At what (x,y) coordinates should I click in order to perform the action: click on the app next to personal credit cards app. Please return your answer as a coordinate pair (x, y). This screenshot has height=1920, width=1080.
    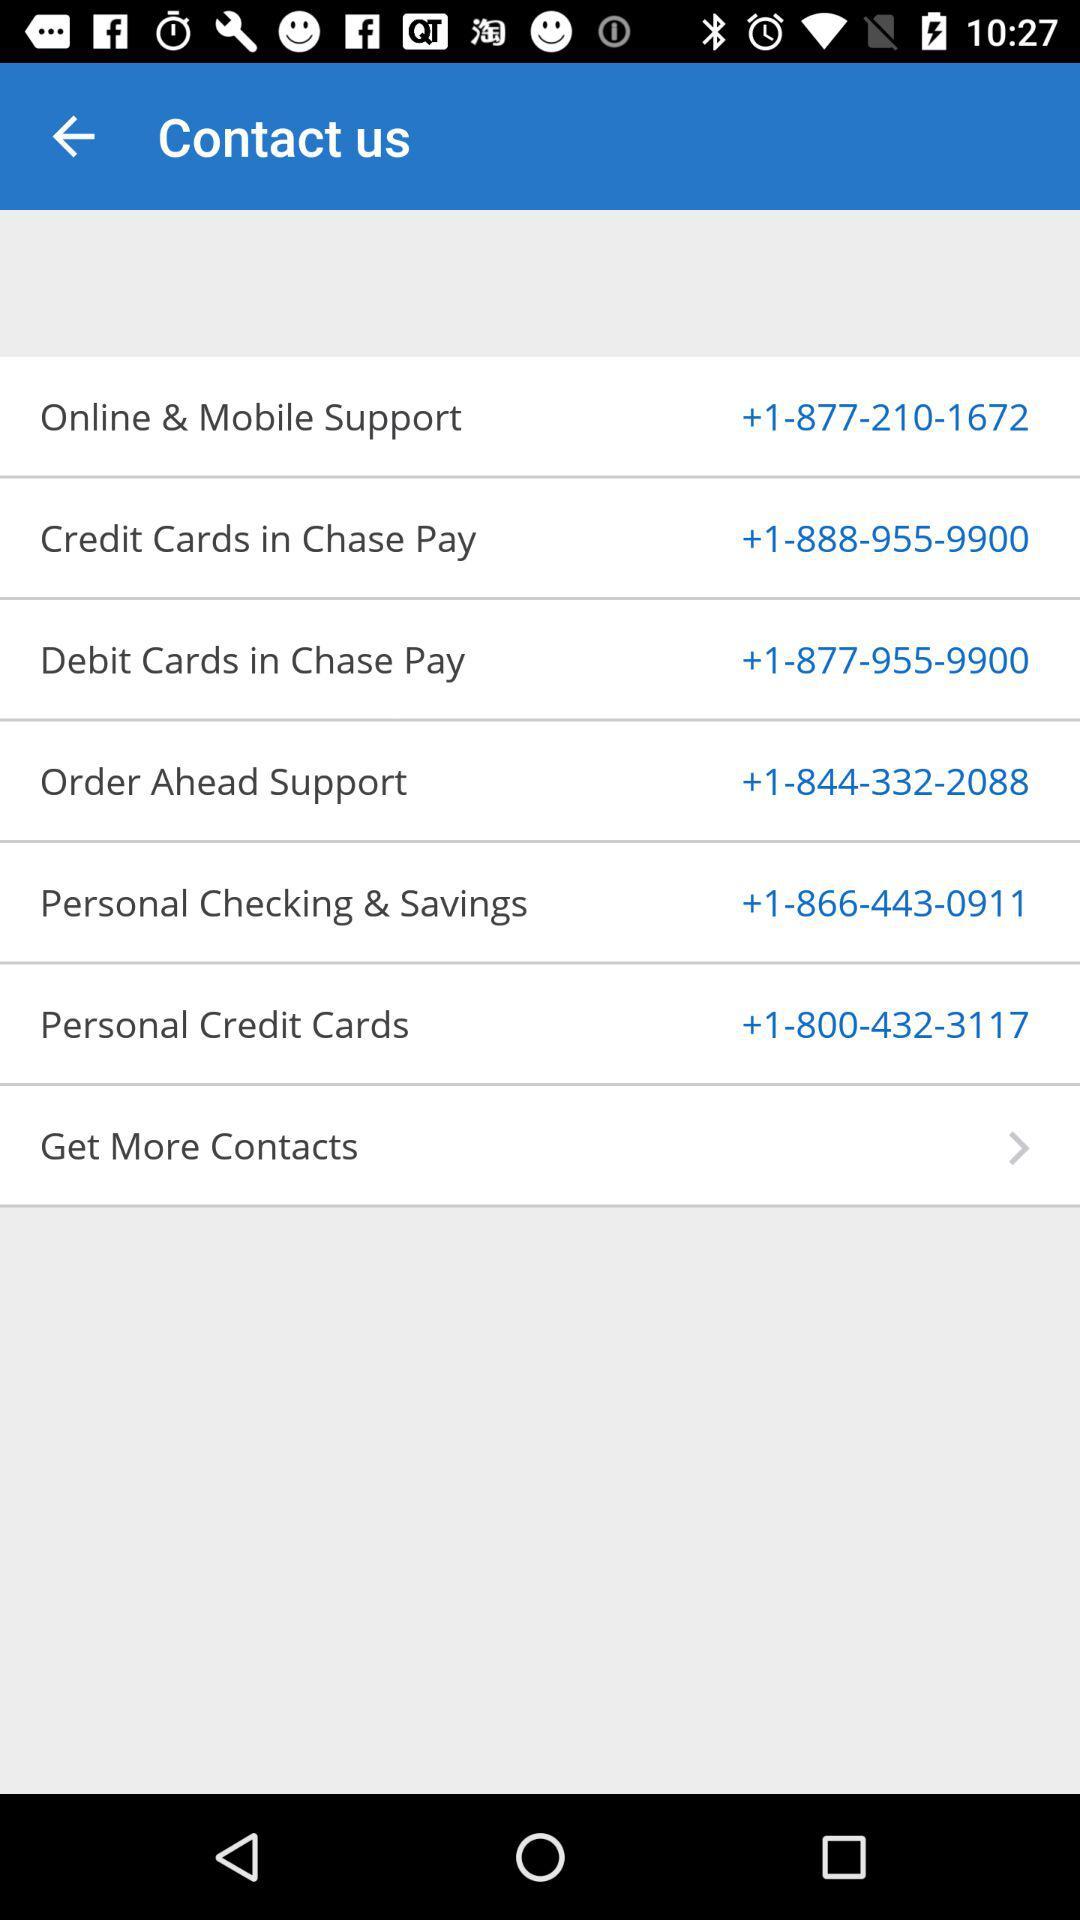
    Looking at the image, I should click on (837, 1023).